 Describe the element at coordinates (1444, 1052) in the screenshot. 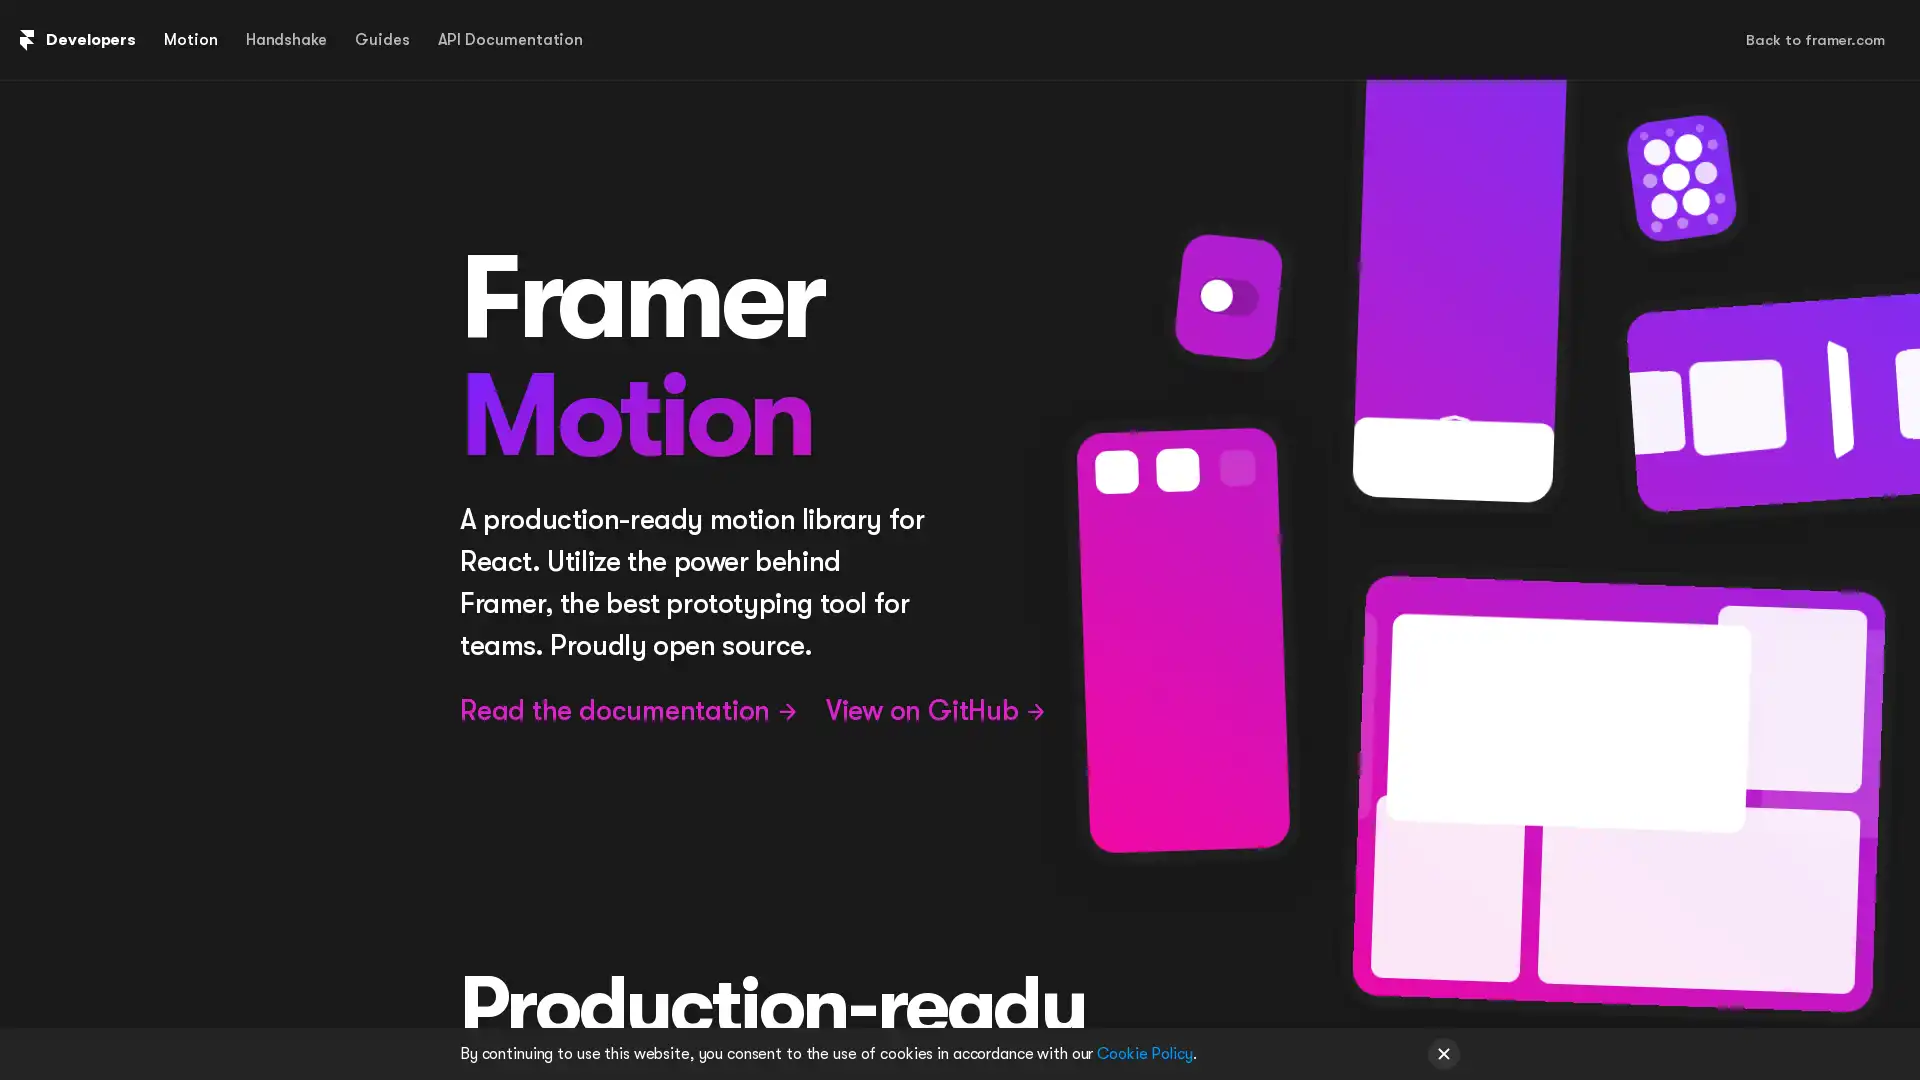

I see `close` at that location.